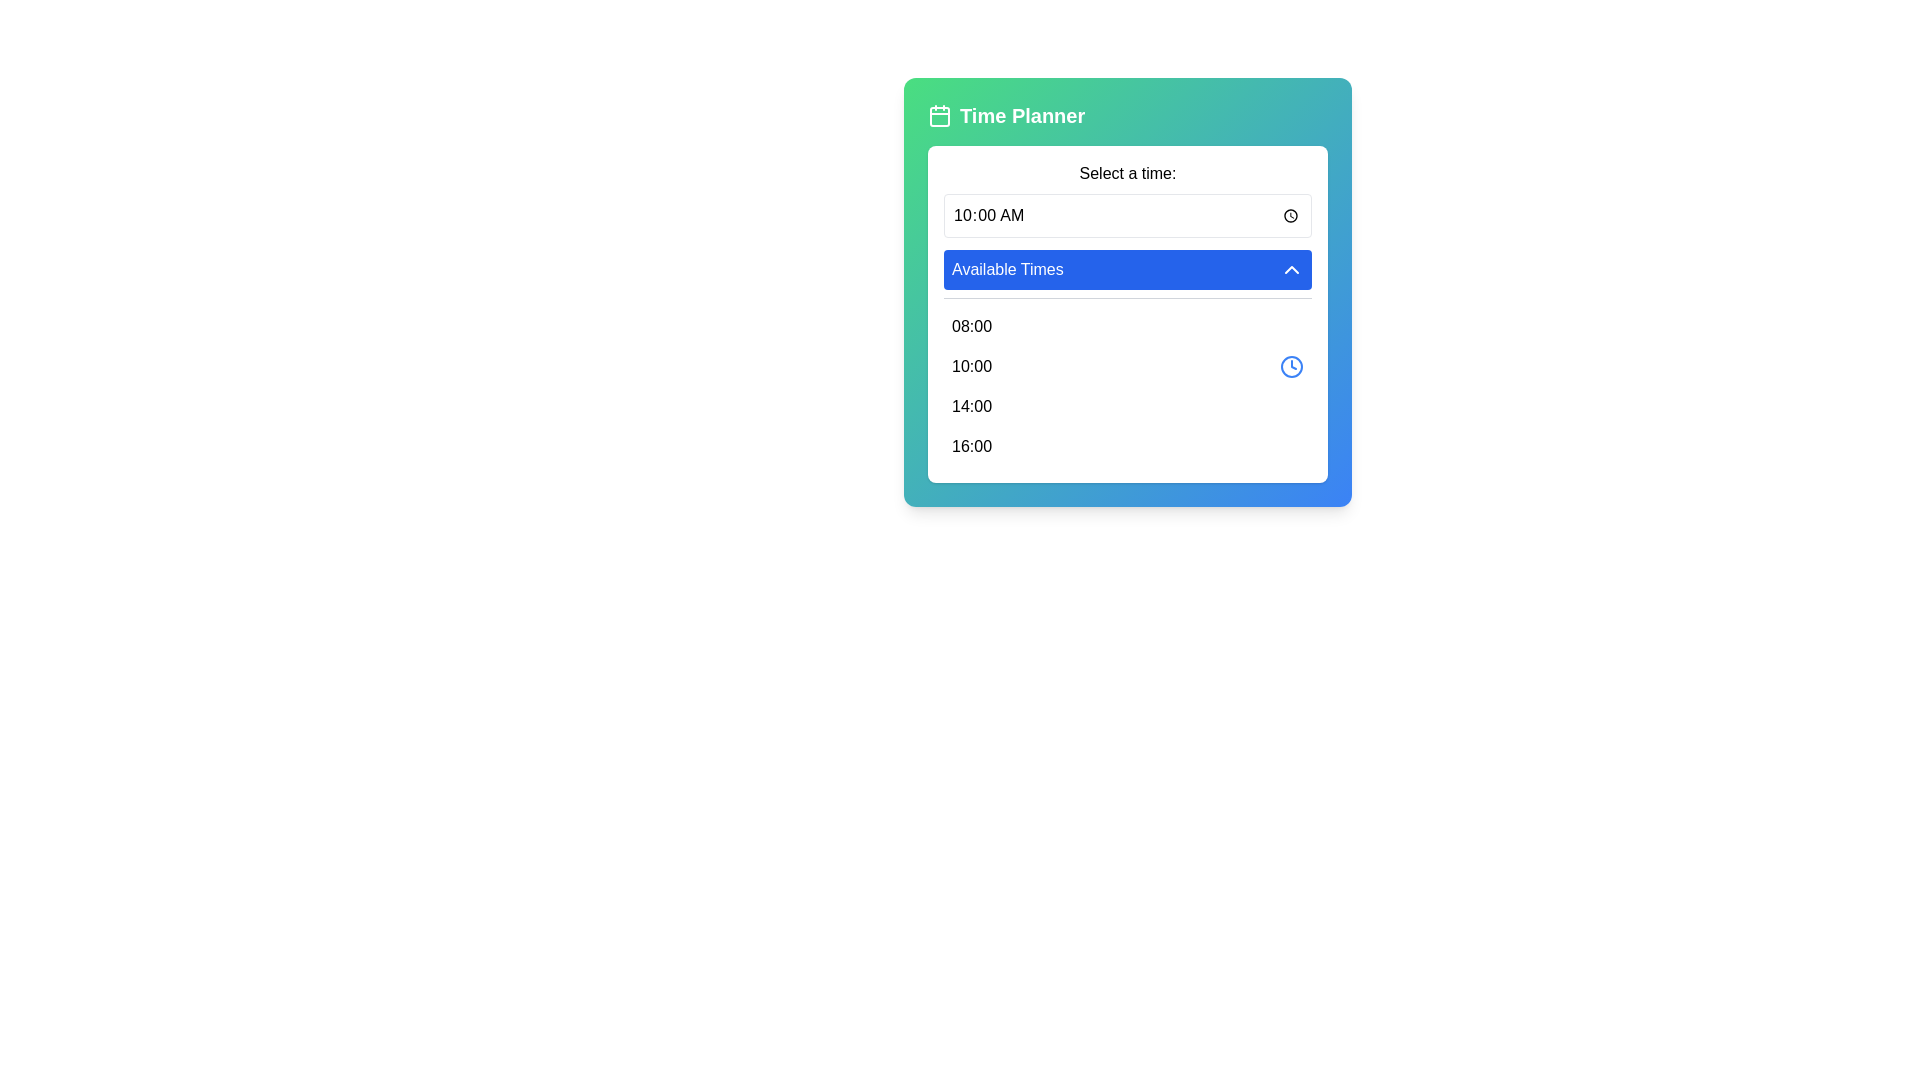 The image size is (1920, 1080). What do you see at coordinates (1128, 406) in the screenshot?
I see `the selectable time option '14:00' in the time picker interface to change its background color` at bounding box center [1128, 406].